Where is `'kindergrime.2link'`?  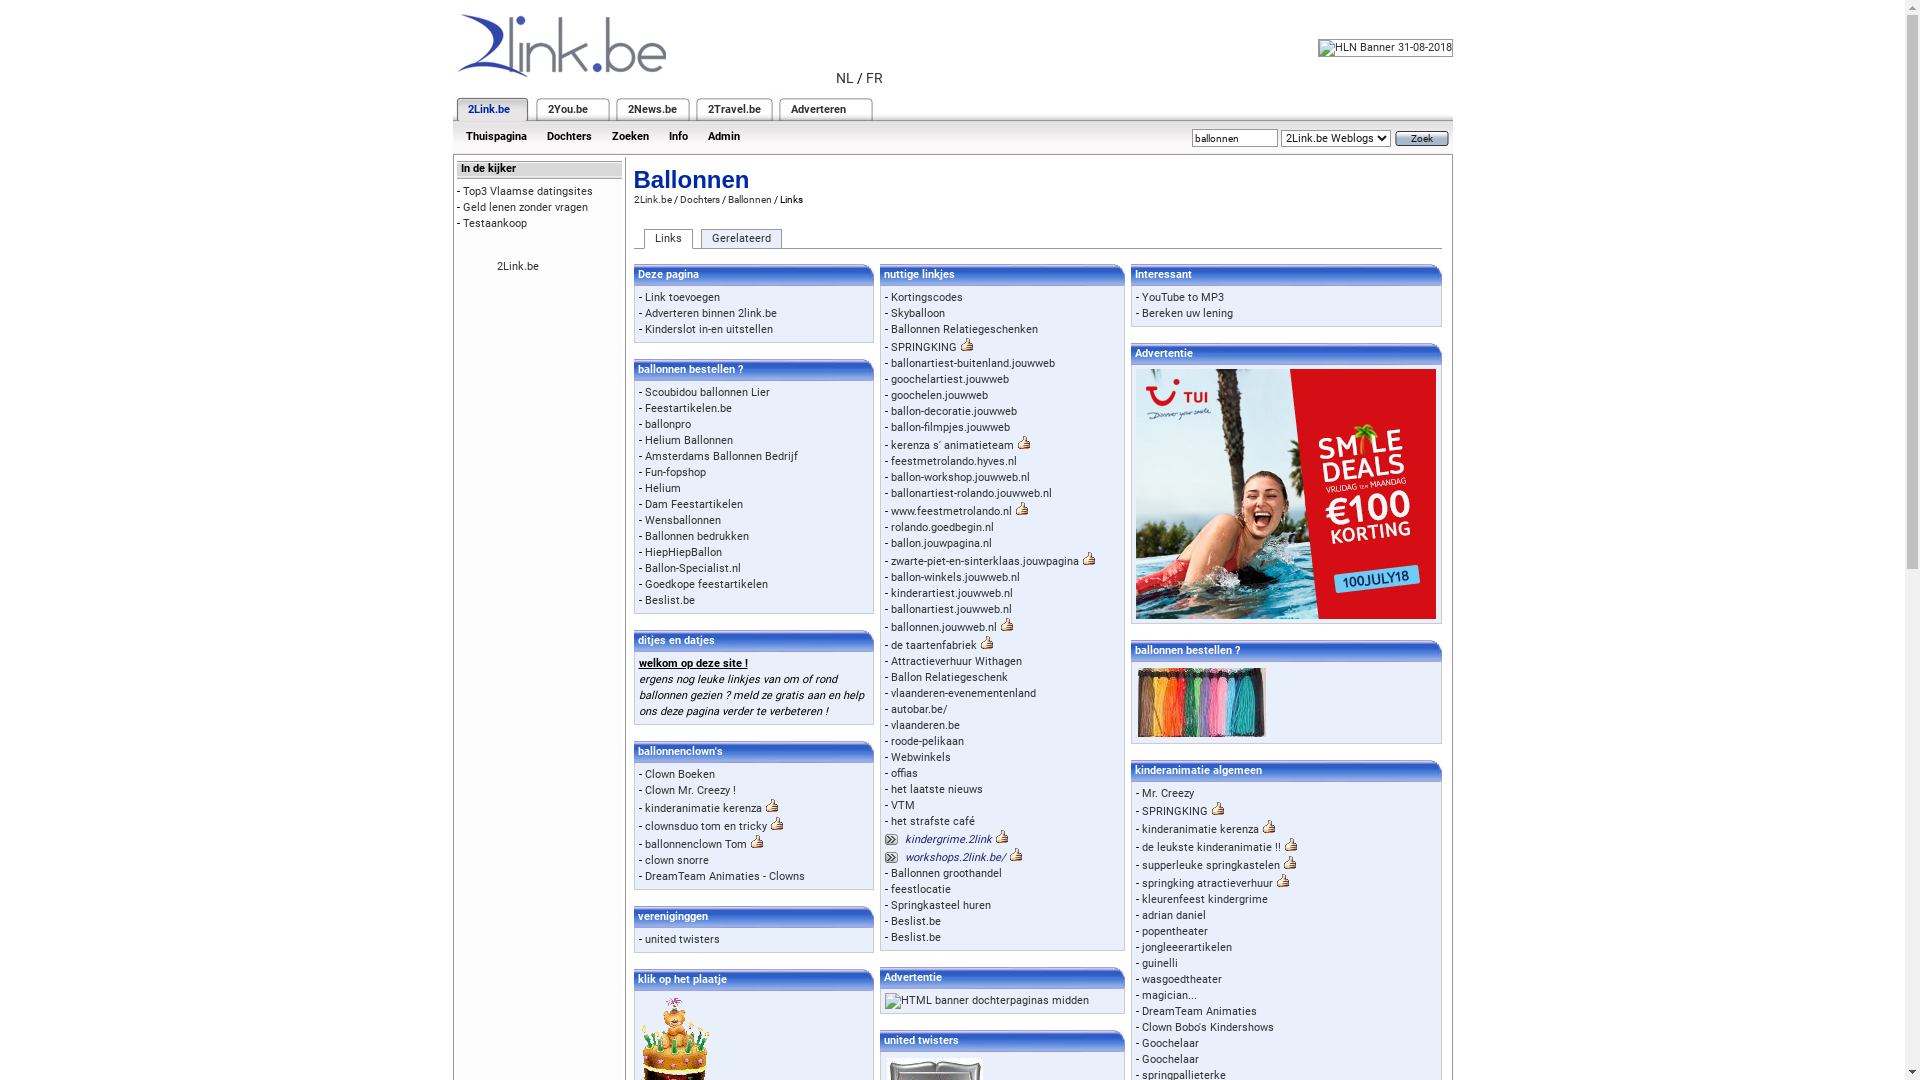 'kindergrime.2link' is located at coordinates (947, 839).